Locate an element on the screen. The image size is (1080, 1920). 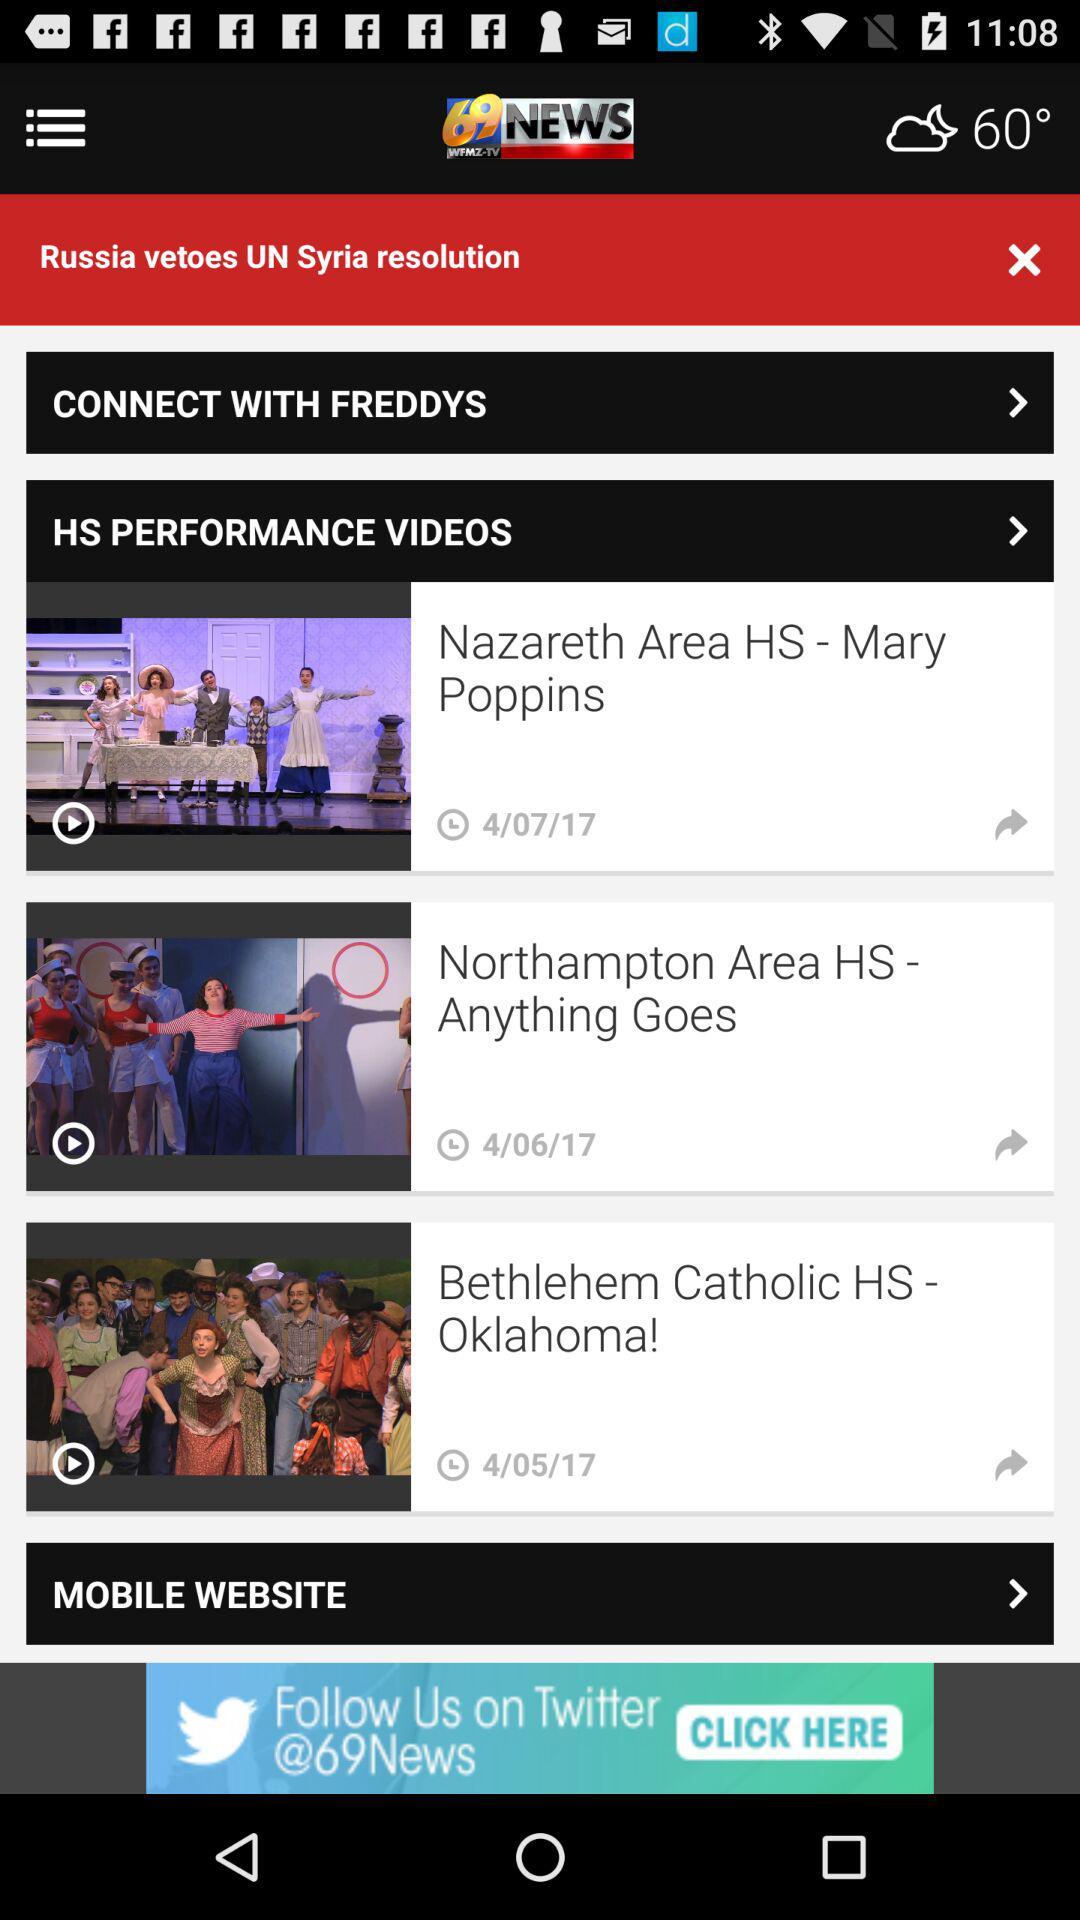
home page is located at coordinates (540, 127).